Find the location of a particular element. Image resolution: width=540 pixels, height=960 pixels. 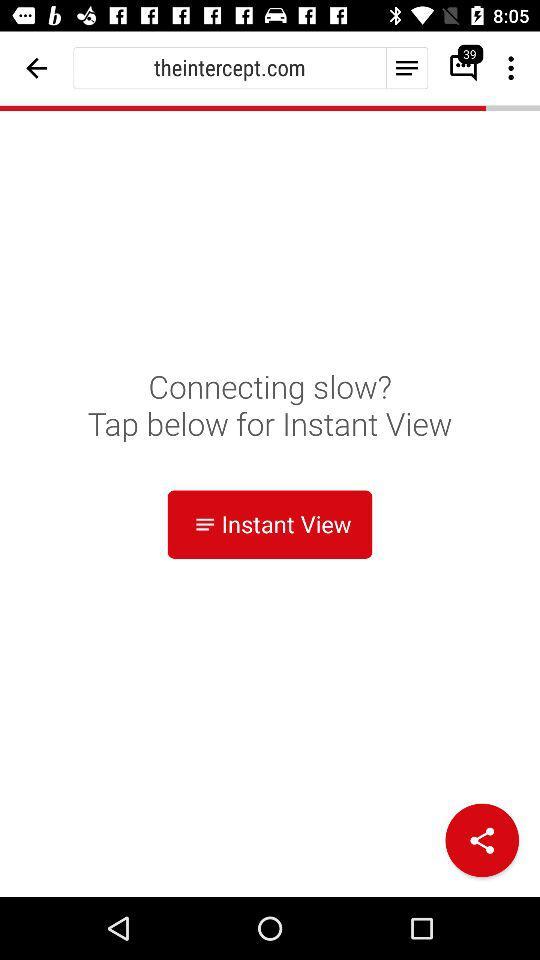

the text at the top is located at coordinates (228, 67).